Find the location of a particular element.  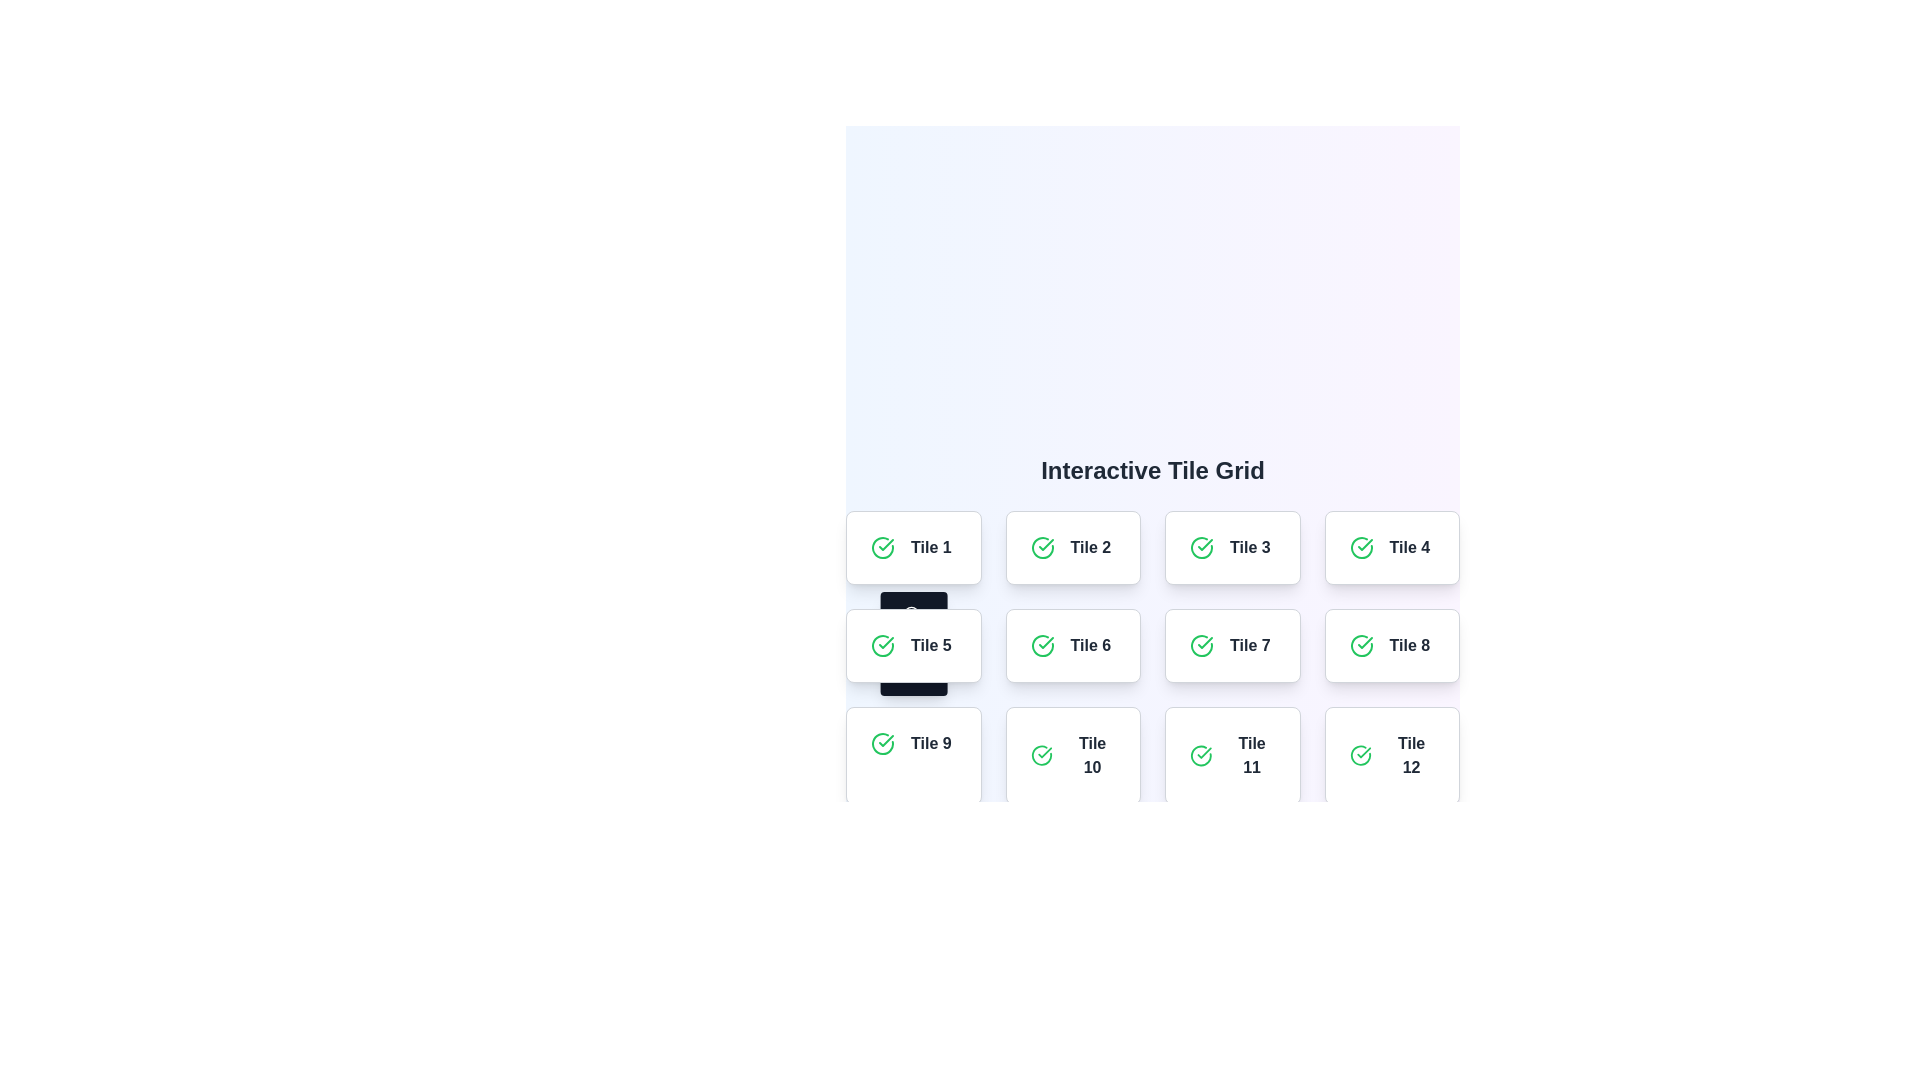

the 'Tile 10' element, which visually represents an item with a completed status indicated by a green checkmark is located at coordinates (1072, 756).